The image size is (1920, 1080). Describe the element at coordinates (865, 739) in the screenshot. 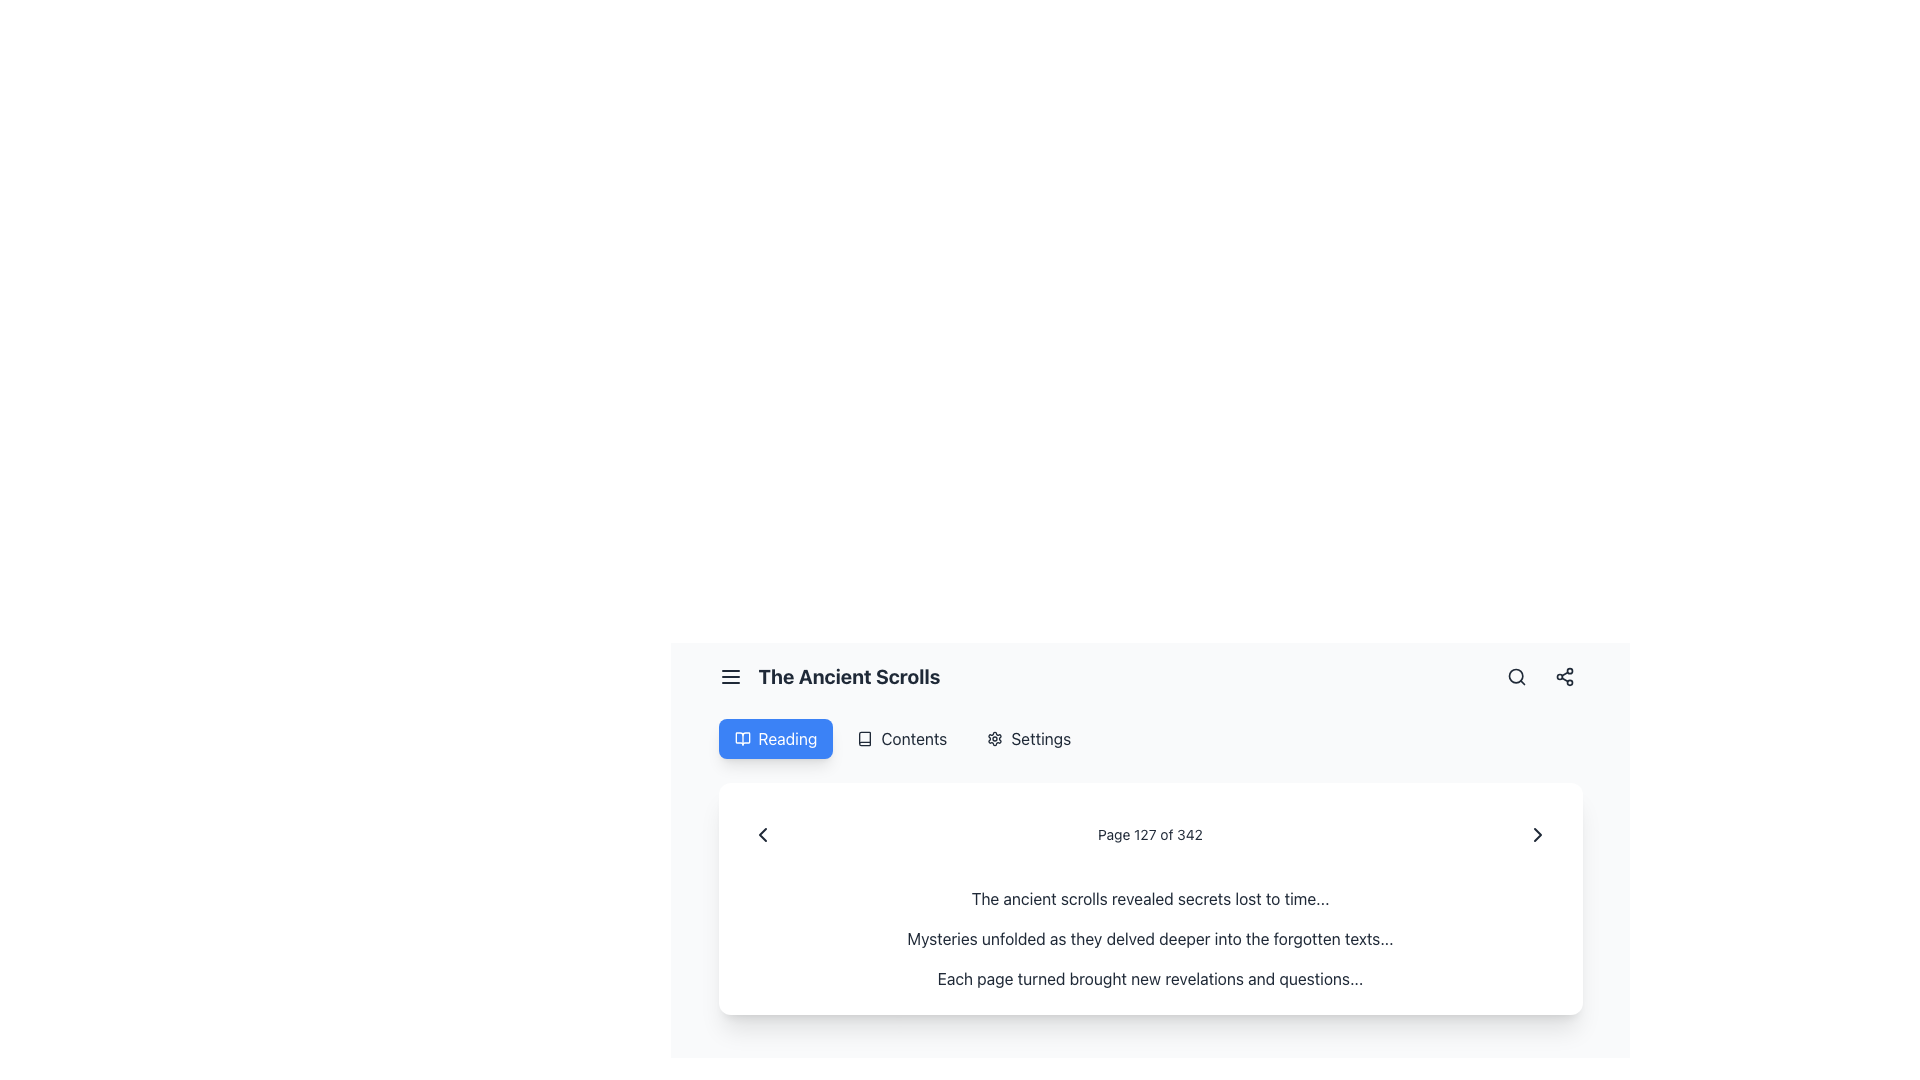

I see `the open book icon located` at that location.